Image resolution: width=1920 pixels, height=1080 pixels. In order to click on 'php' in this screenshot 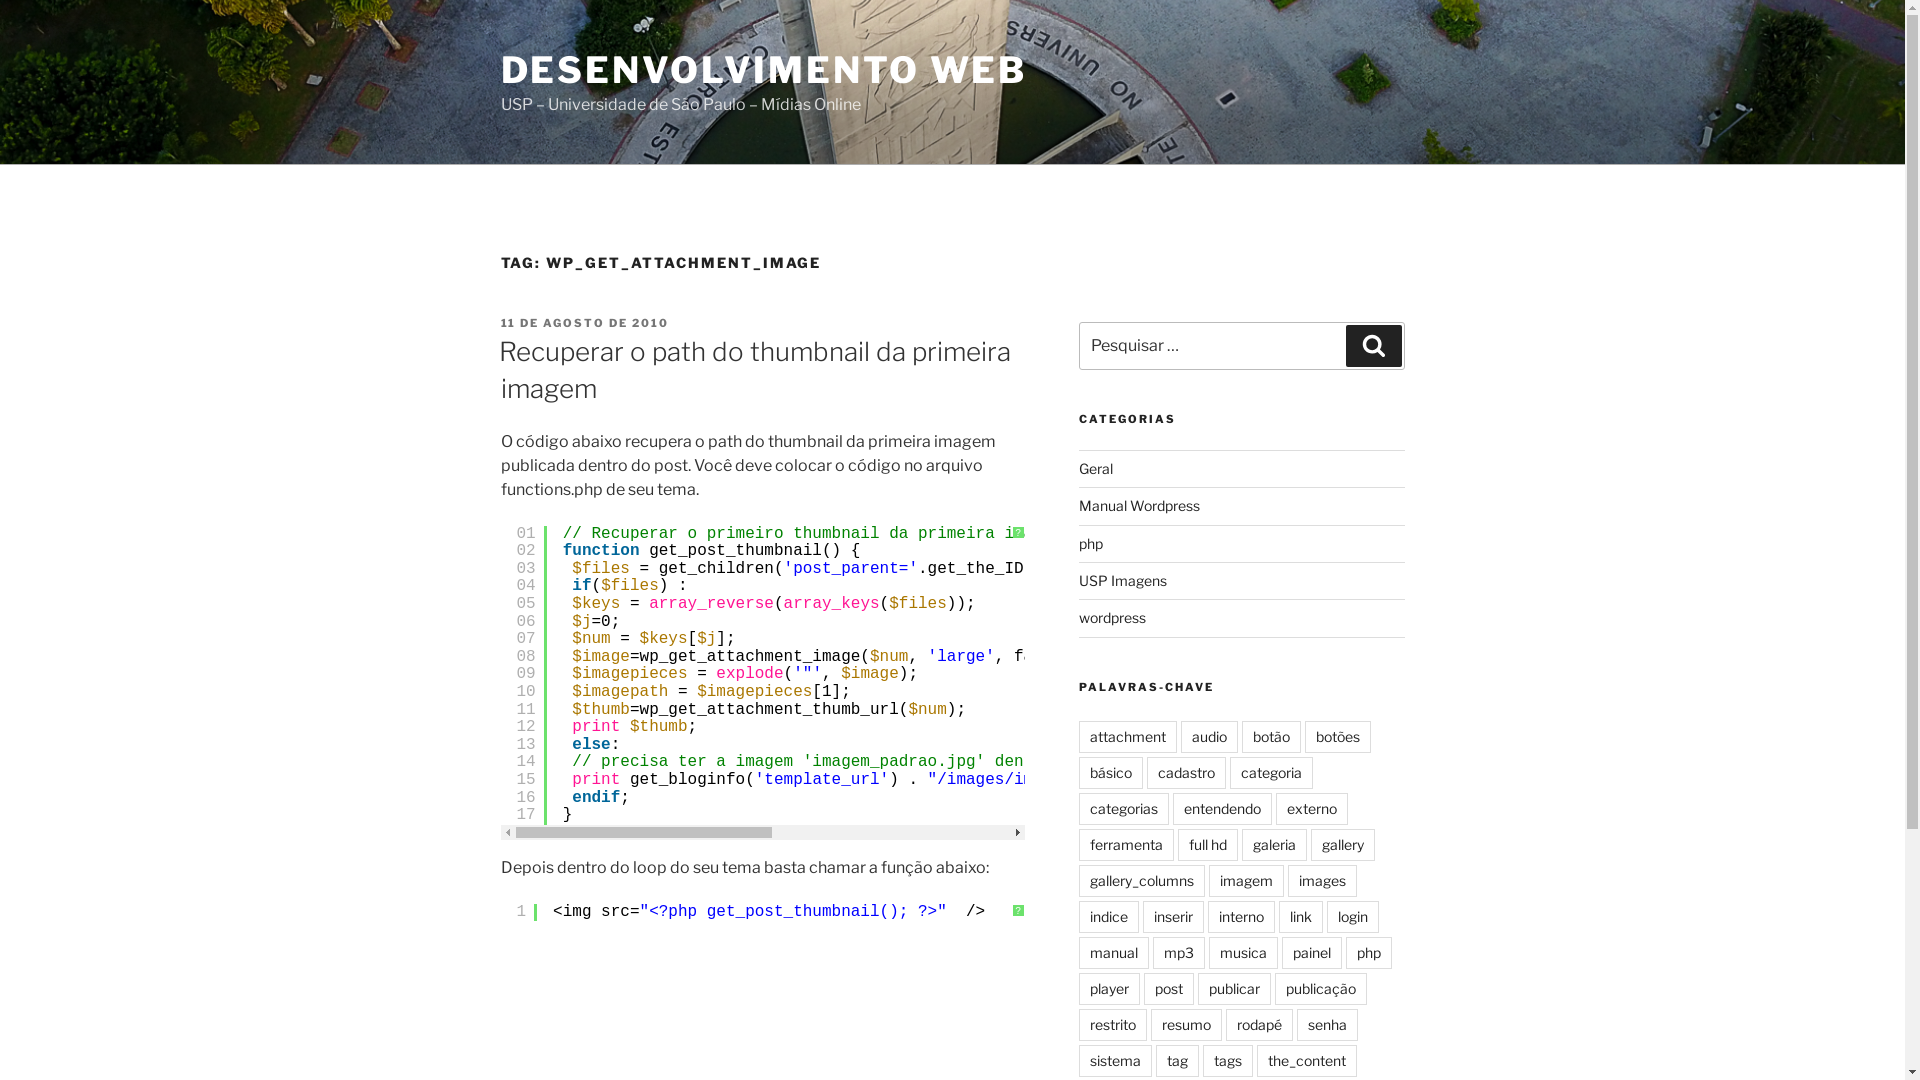, I will do `click(1089, 543)`.